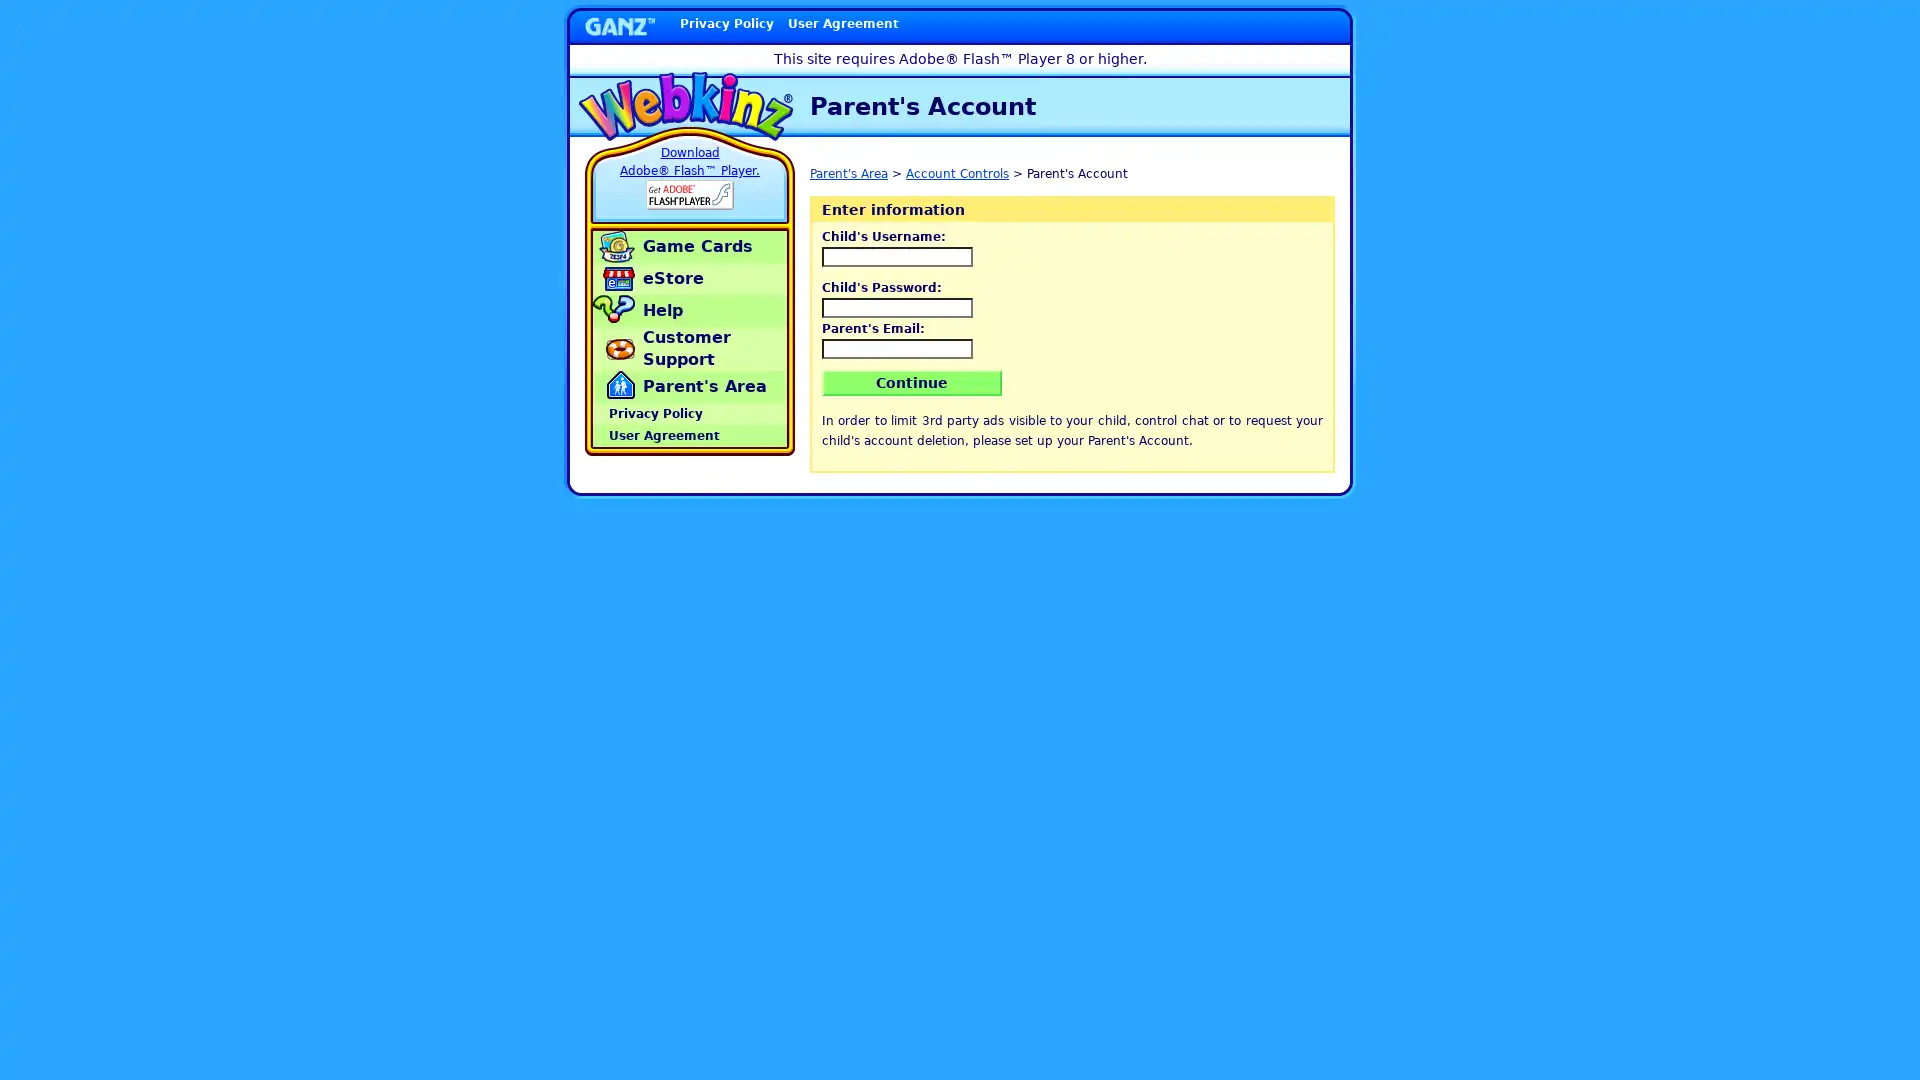  What do you see at coordinates (911, 382) in the screenshot?
I see `Continue` at bounding box center [911, 382].